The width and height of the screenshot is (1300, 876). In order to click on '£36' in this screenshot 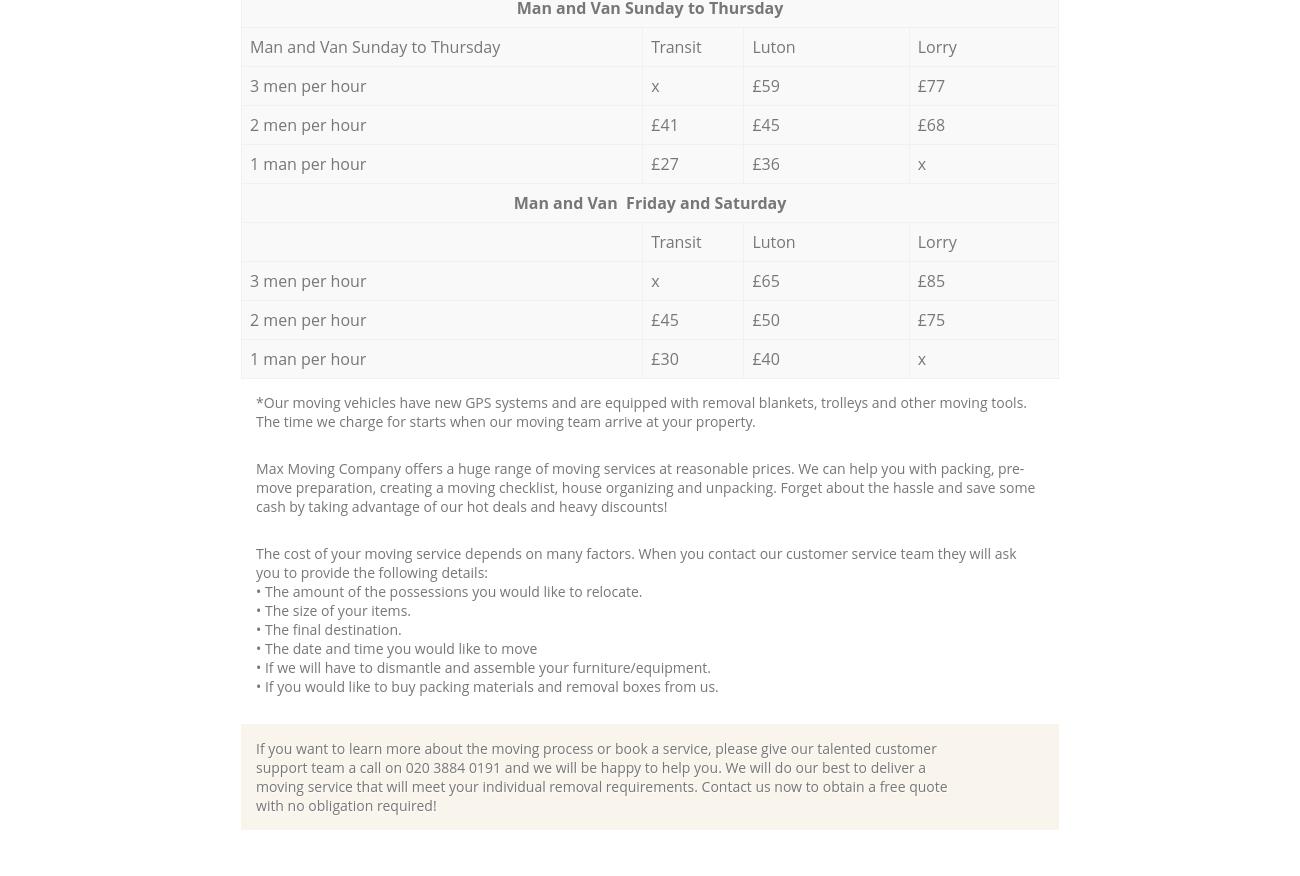, I will do `click(764, 162)`.